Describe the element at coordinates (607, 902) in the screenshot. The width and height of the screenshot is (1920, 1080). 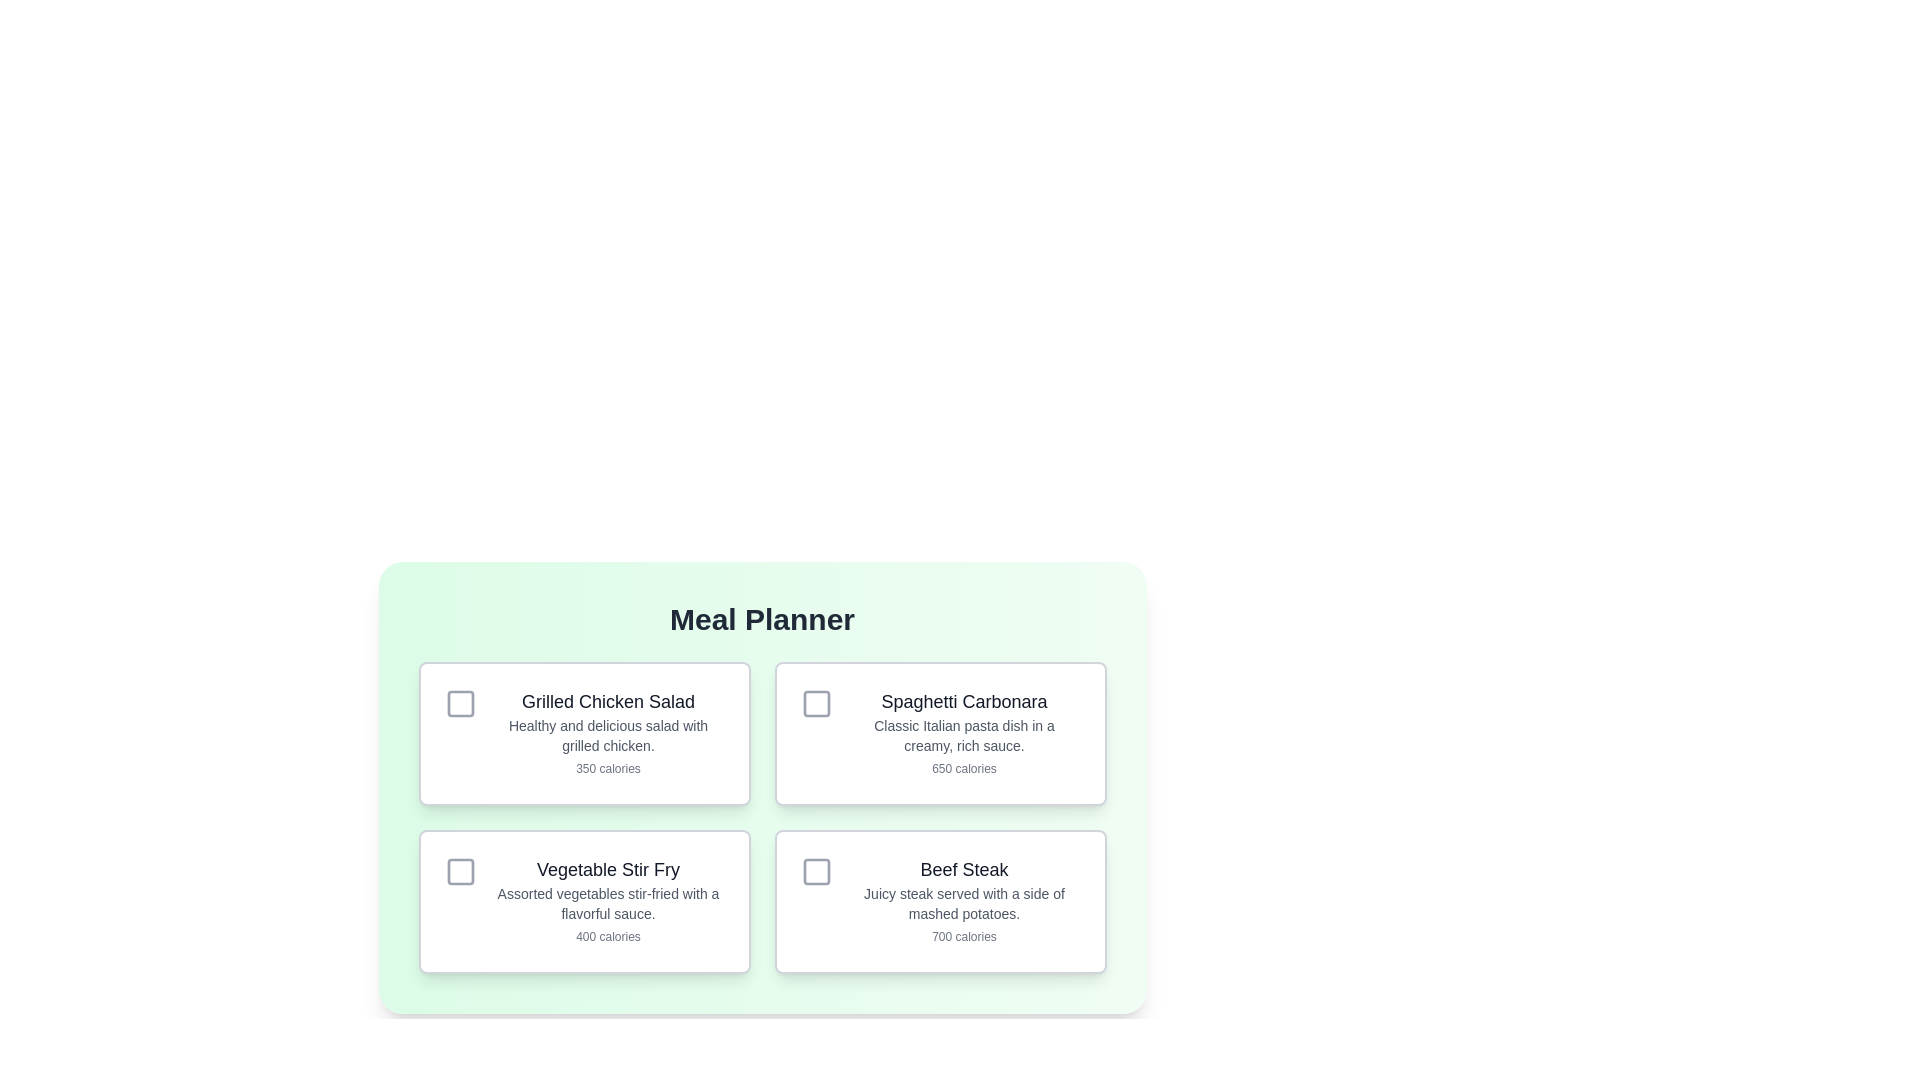
I see `the informational text block displaying 'Vegetable Stir Fry', which includes a heading, description, and calorie count, located in the second row of the 'Meal Planner' grid layout` at that location.